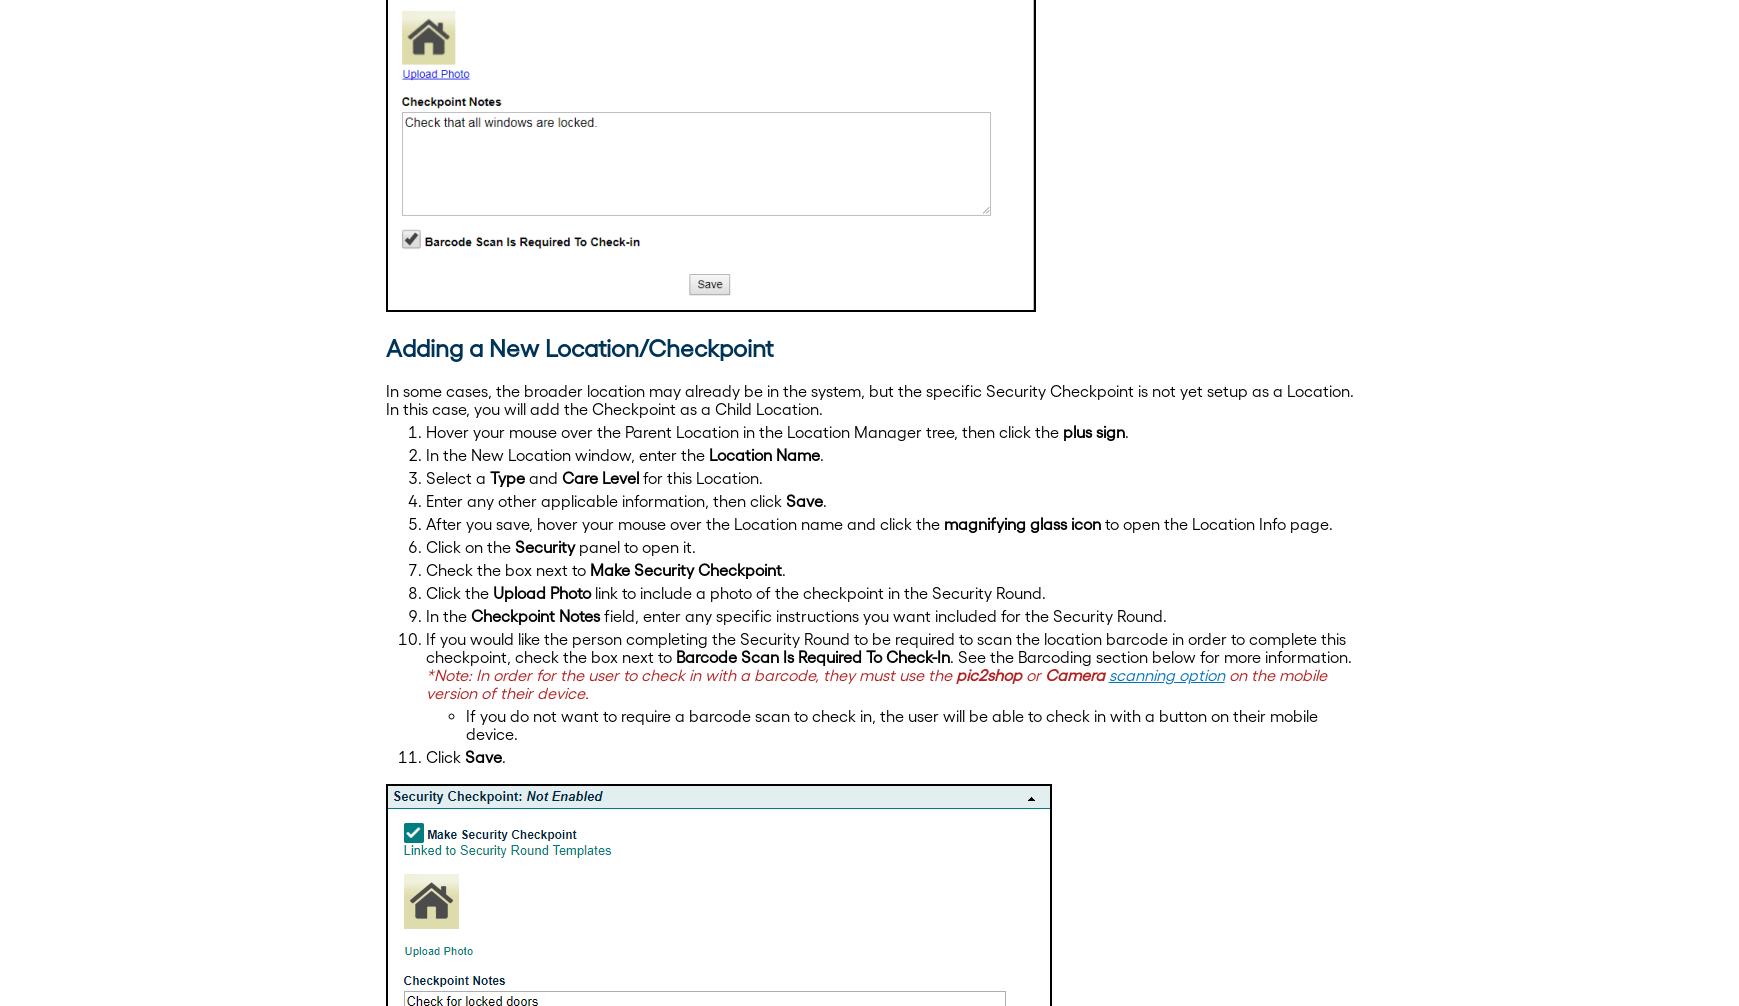 The width and height of the screenshot is (1739, 1006). Describe the element at coordinates (469, 546) in the screenshot. I see `'Click on the'` at that location.